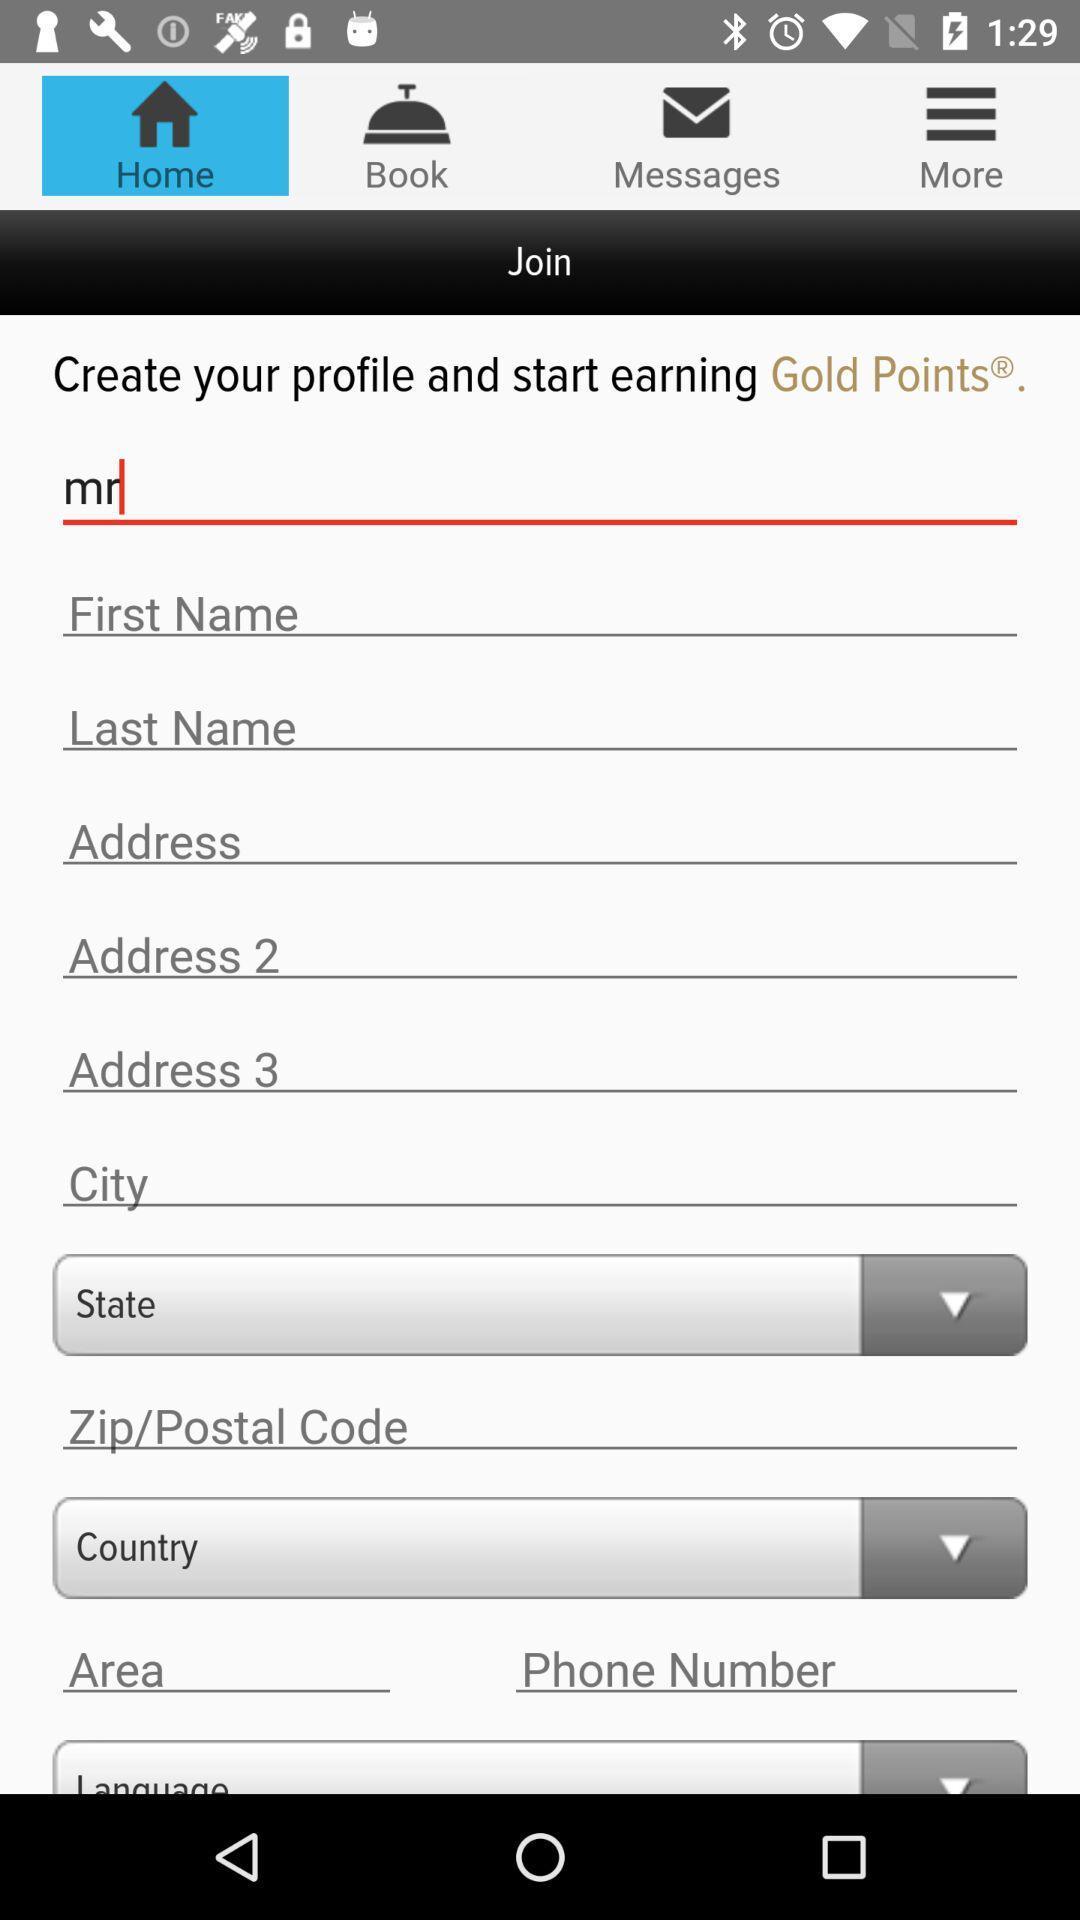 The width and height of the screenshot is (1080, 1920). Describe the element at coordinates (225, 1669) in the screenshot. I see `area` at that location.